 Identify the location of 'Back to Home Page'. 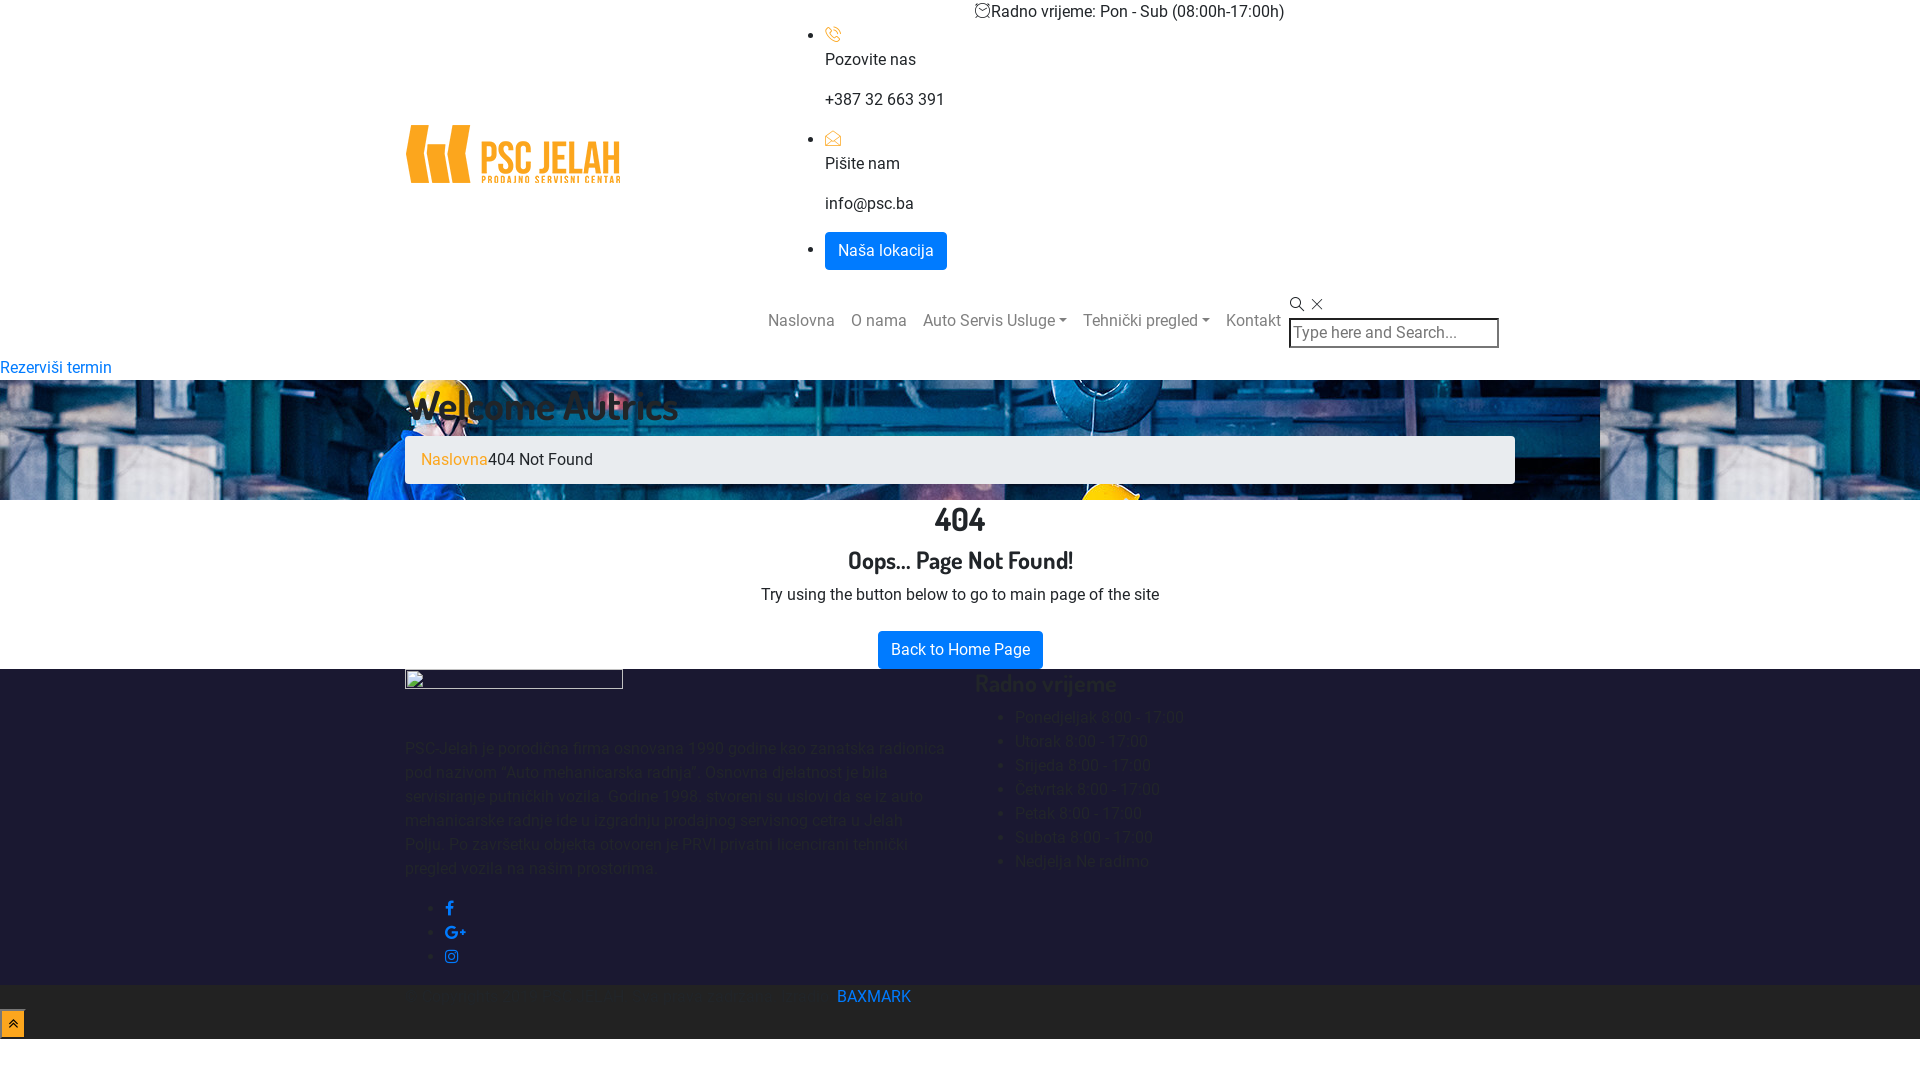
(960, 650).